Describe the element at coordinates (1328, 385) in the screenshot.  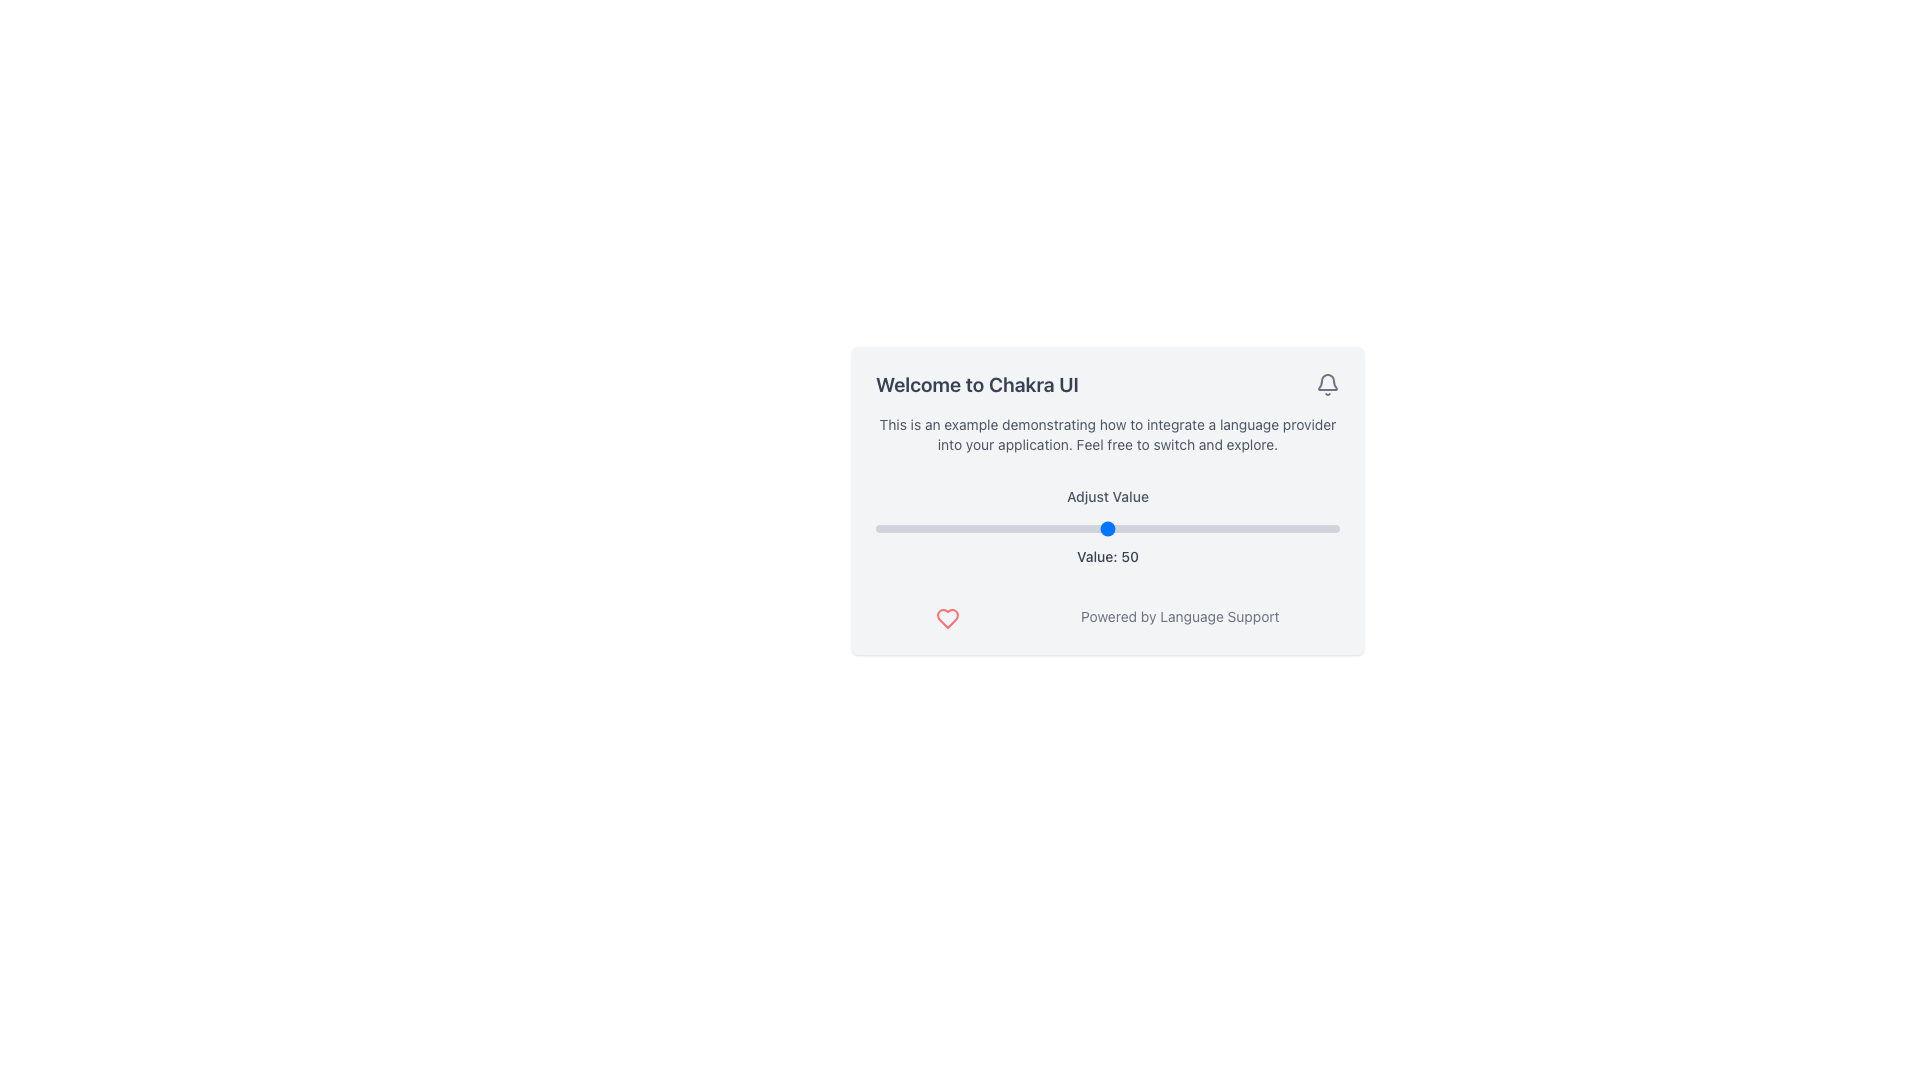
I see `the bell icon located to the far right of the header text 'Welcome to Chakra UI'` at that location.